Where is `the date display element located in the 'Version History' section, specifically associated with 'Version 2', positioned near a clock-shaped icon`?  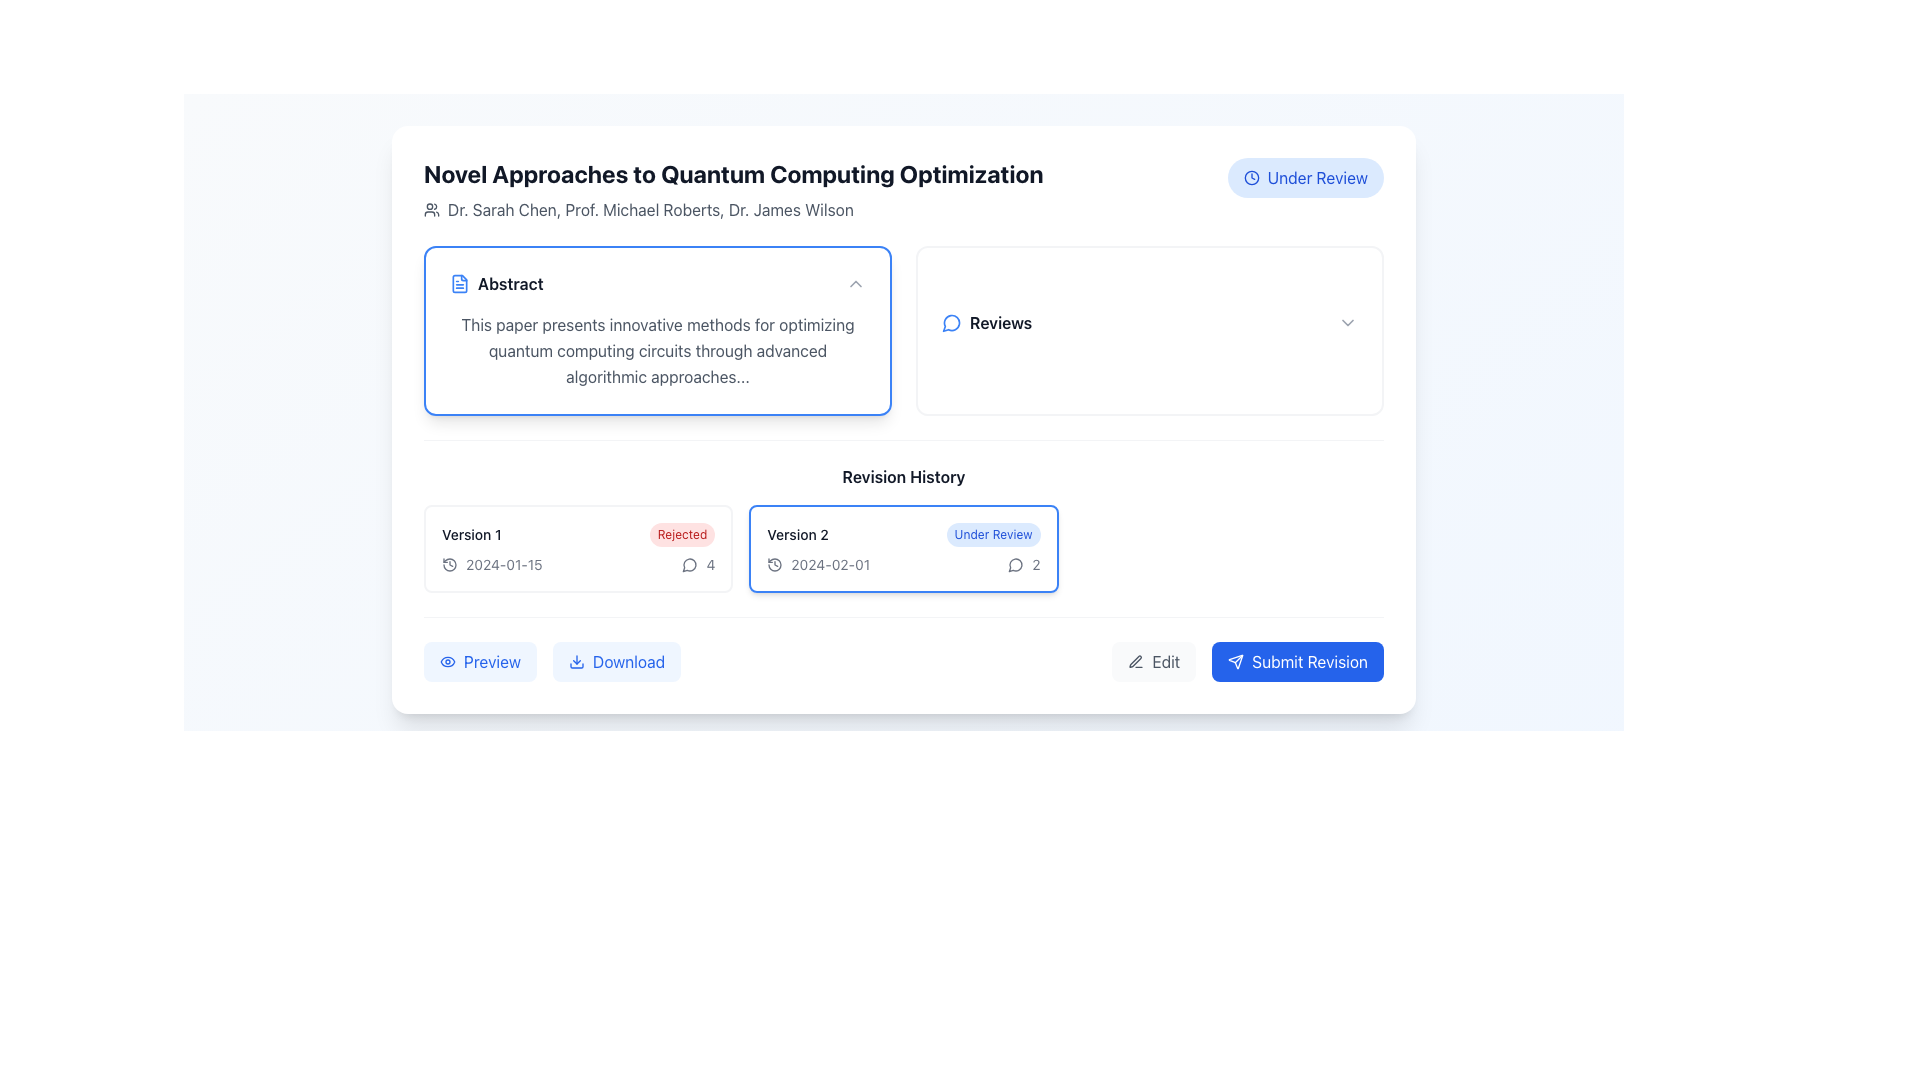 the date display element located in the 'Version History' section, specifically associated with 'Version 2', positioned near a clock-shaped icon is located at coordinates (830, 564).